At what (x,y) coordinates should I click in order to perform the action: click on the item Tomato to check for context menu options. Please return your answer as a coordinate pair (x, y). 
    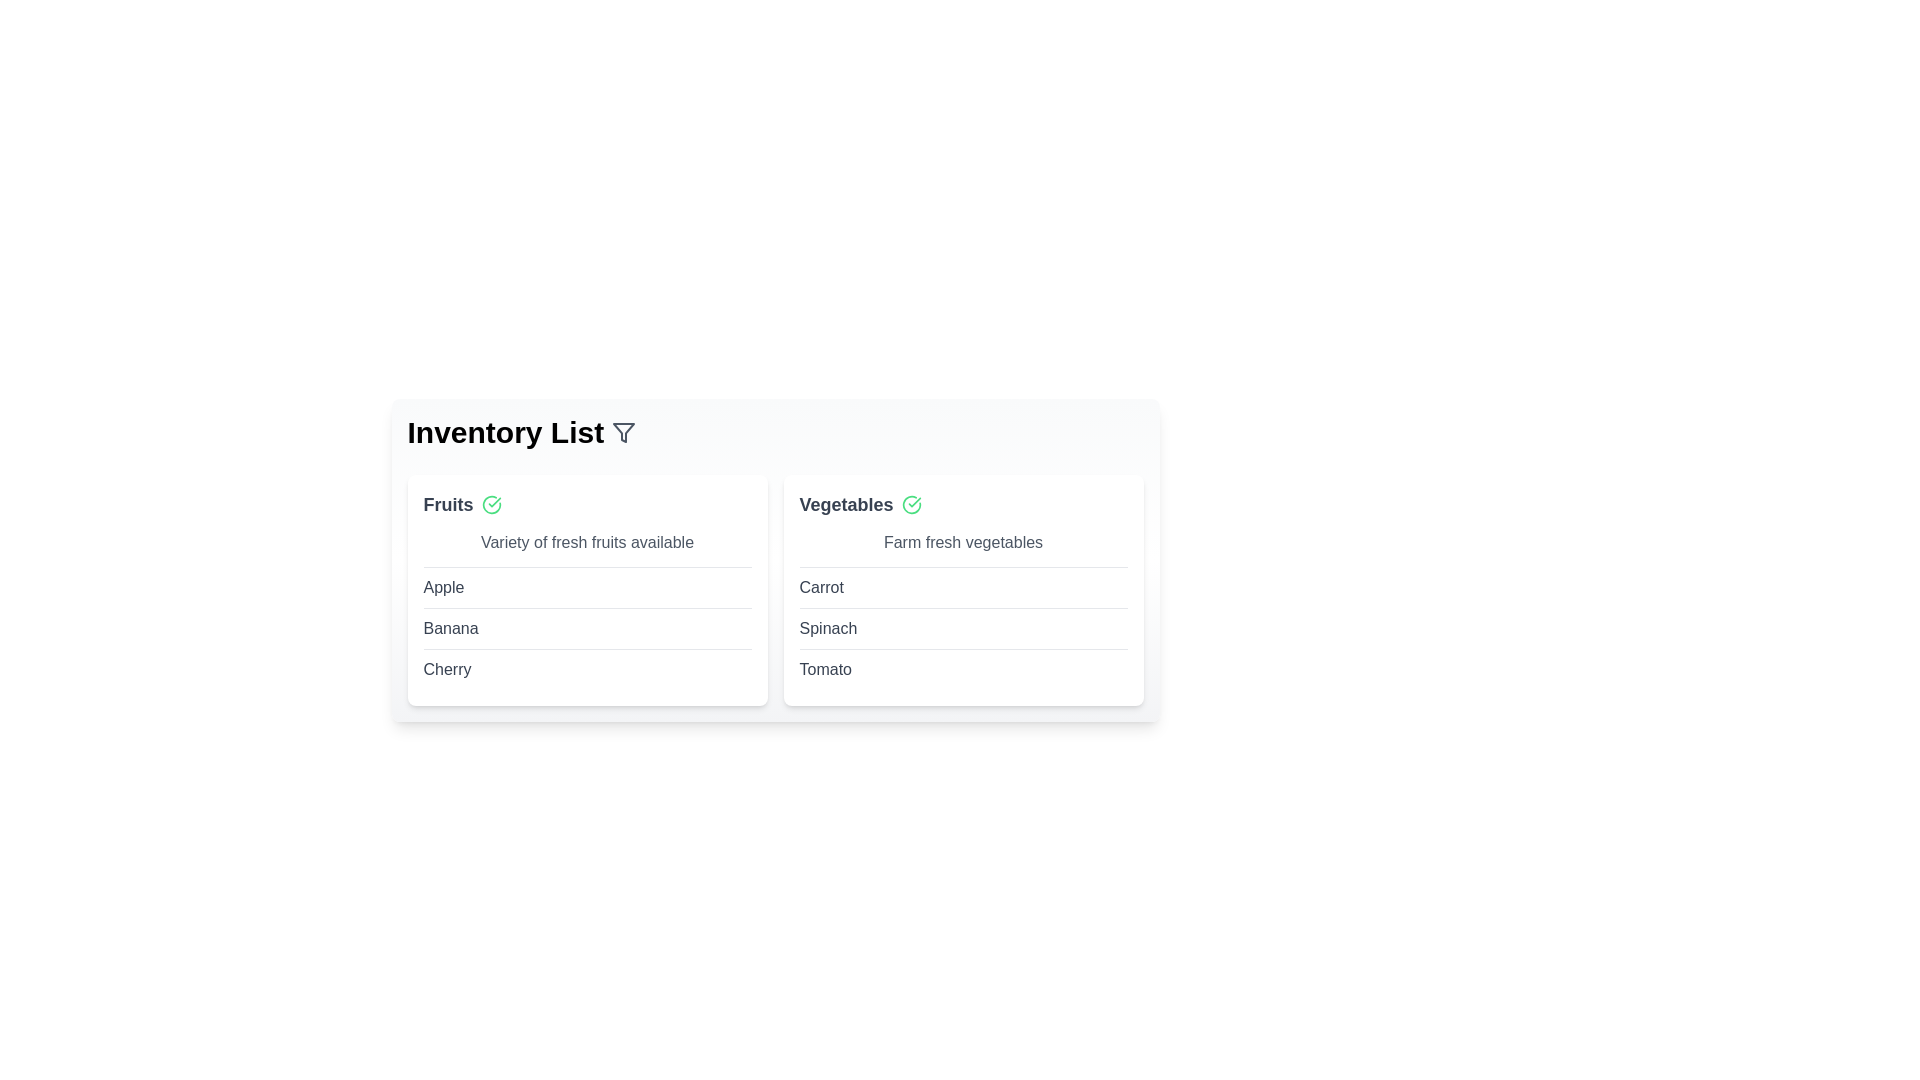
    Looking at the image, I should click on (825, 670).